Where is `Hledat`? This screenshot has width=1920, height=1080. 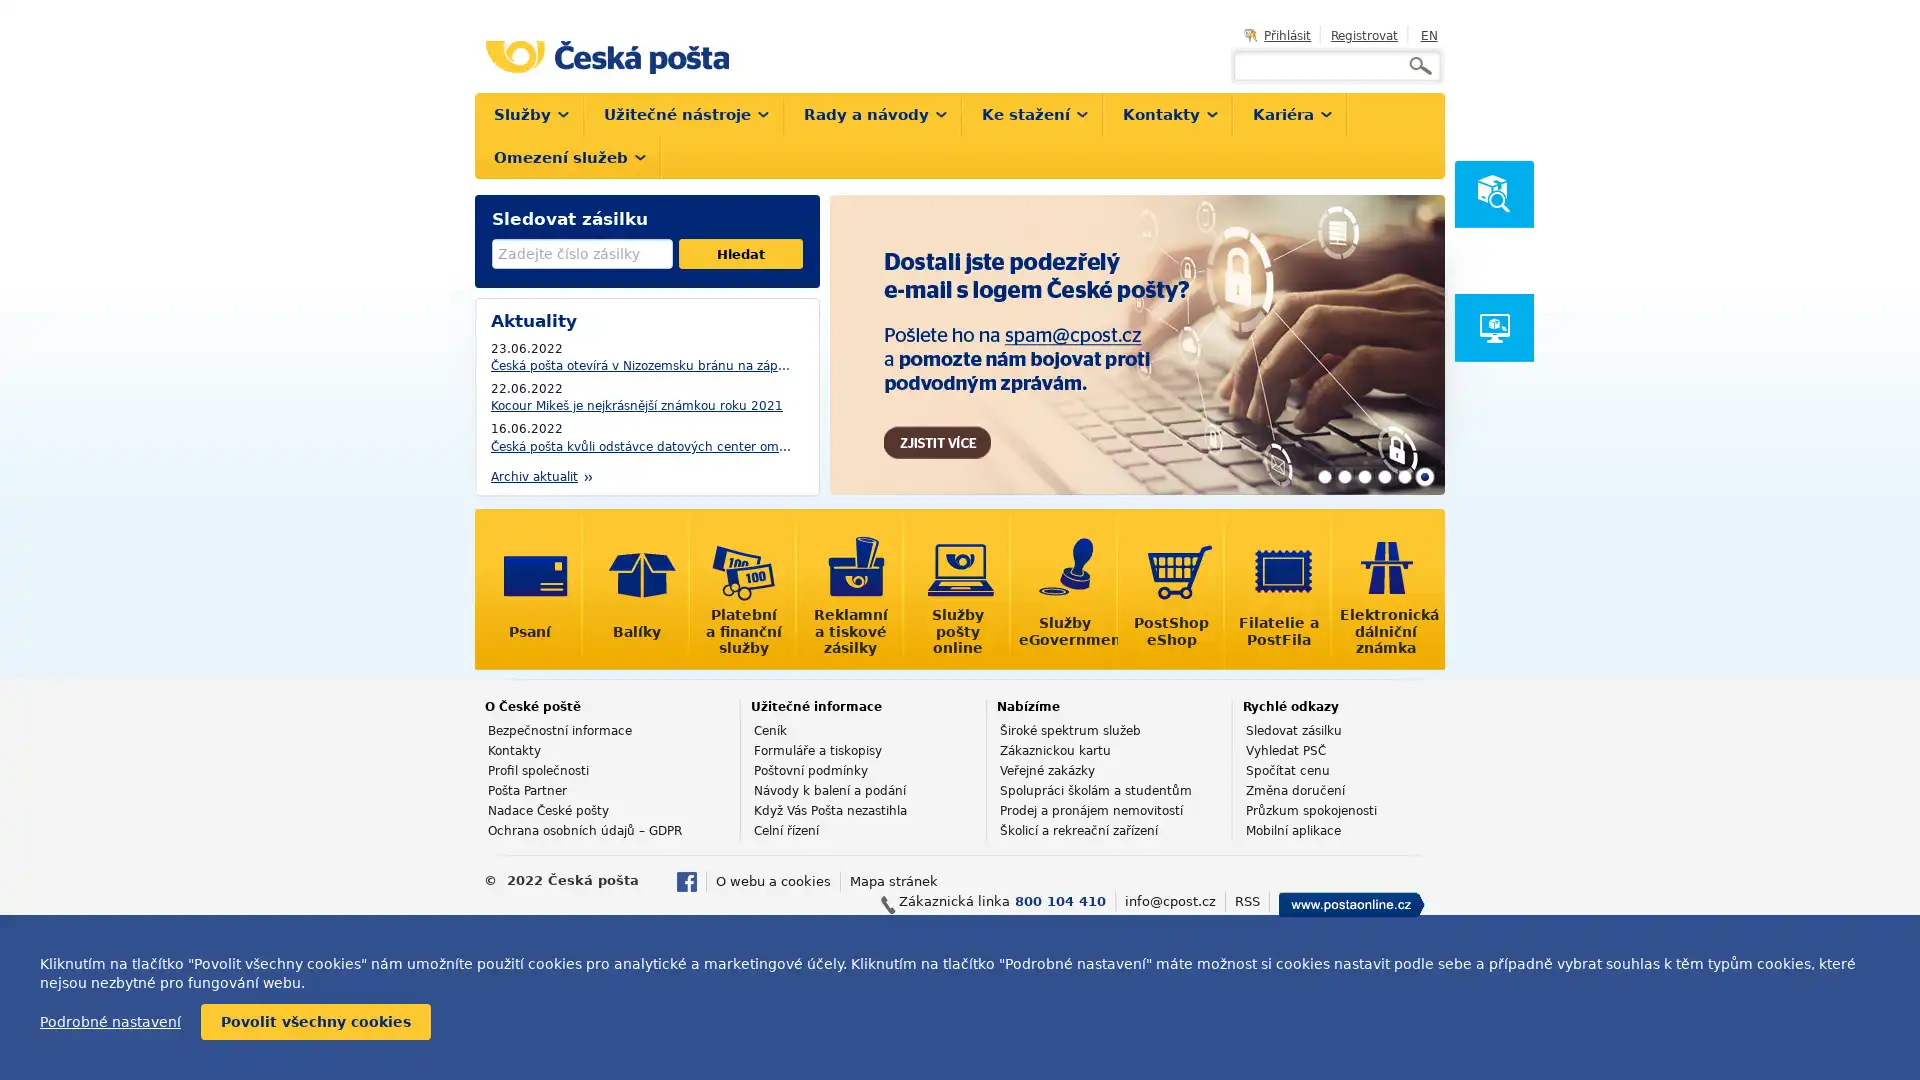
Hledat is located at coordinates (739, 253).